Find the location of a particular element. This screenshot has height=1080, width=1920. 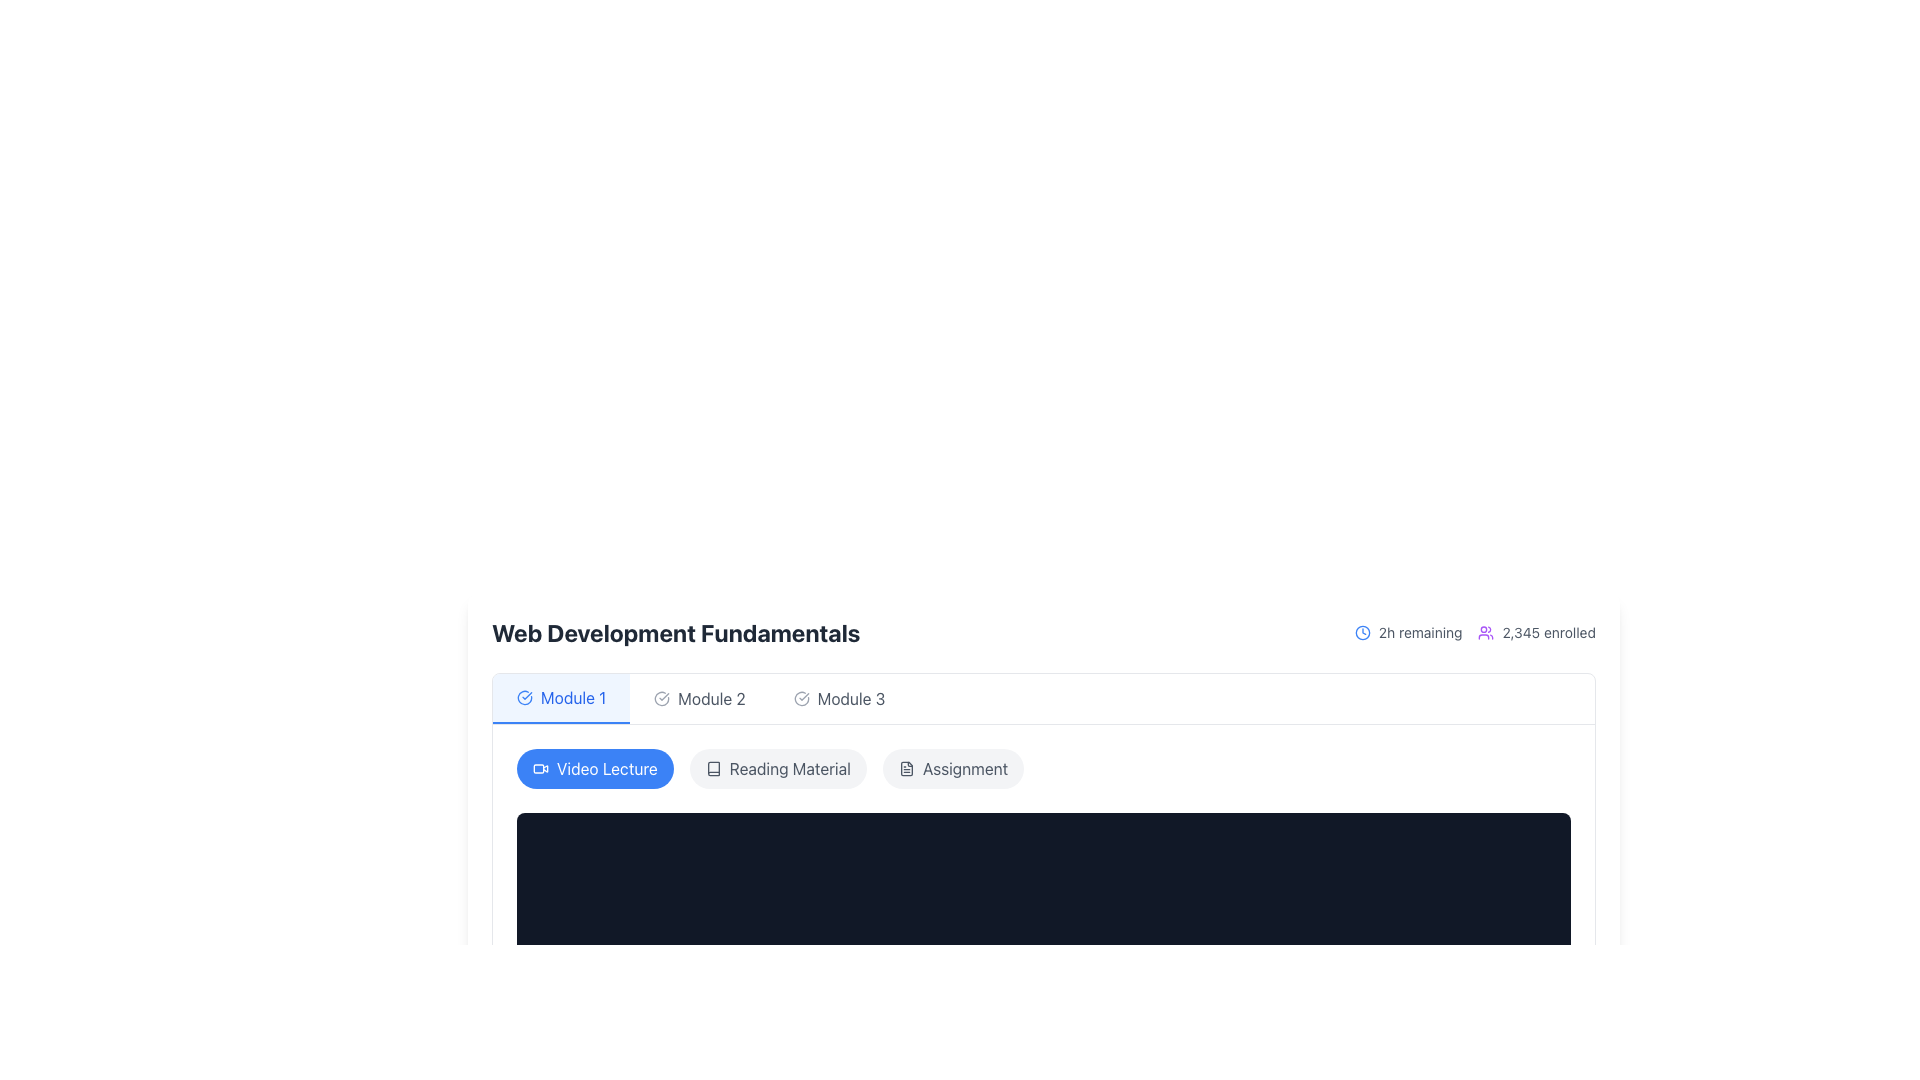

the circular icon with a checkmark inside, which is located within the 'Module 3' button, preceding its text label is located at coordinates (801, 697).